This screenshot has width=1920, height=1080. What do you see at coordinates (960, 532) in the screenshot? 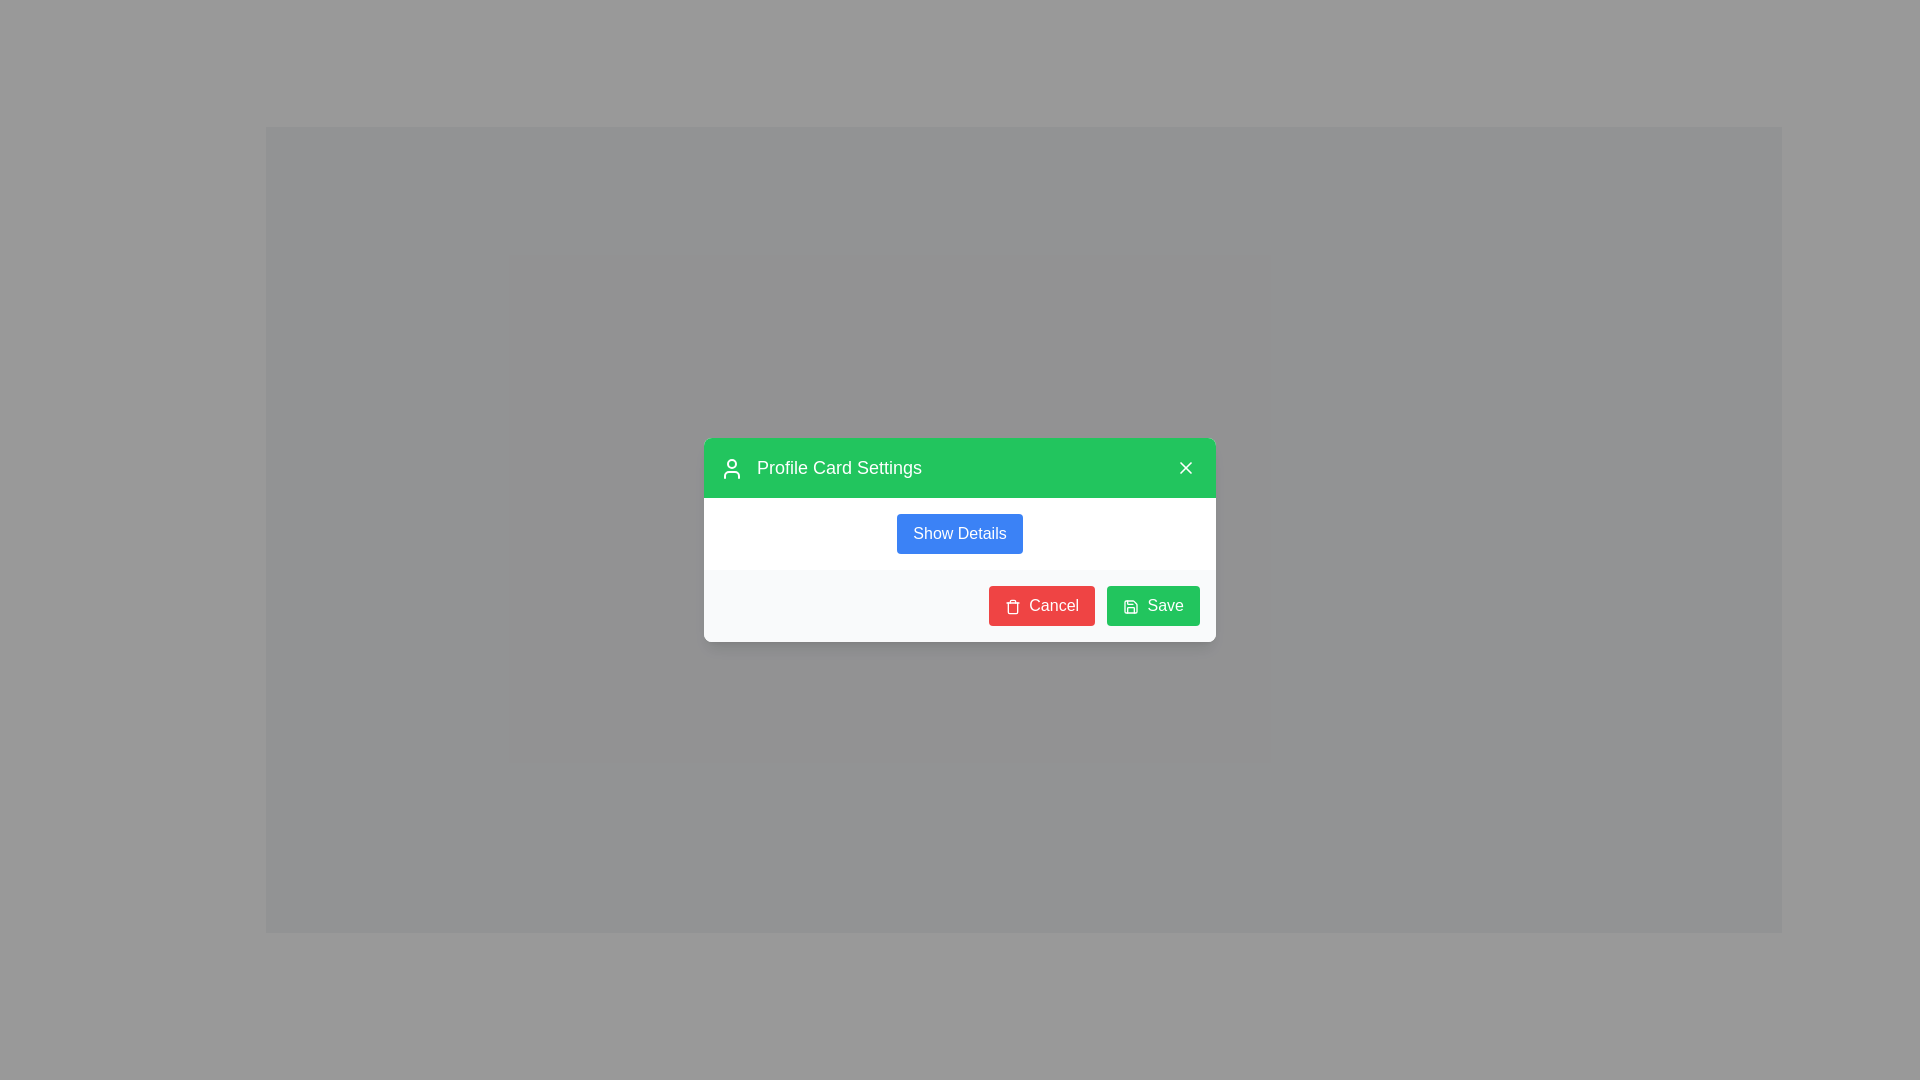
I see `the blue button labeled 'Show Details' to observe style changes` at bounding box center [960, 532].